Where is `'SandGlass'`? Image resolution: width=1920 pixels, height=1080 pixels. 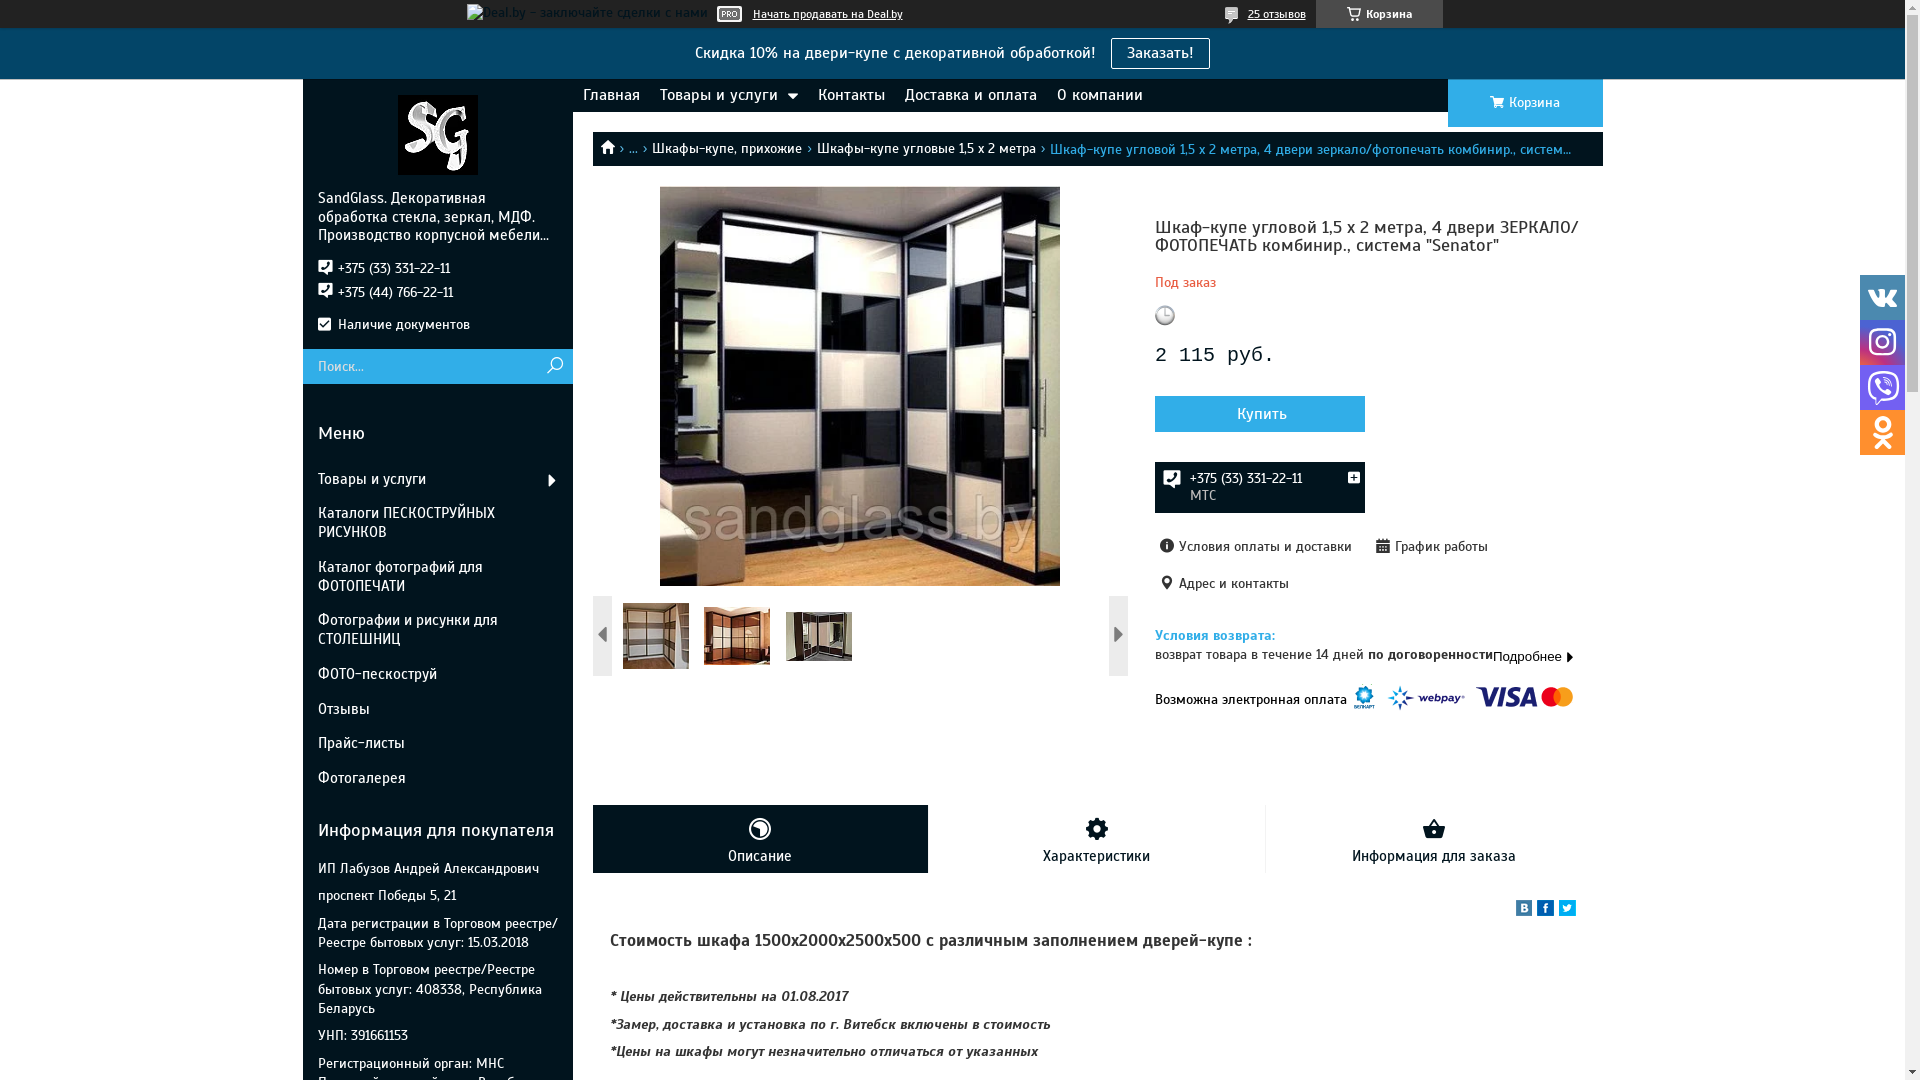
'SandGlass' is located at coordinates (436, 134).